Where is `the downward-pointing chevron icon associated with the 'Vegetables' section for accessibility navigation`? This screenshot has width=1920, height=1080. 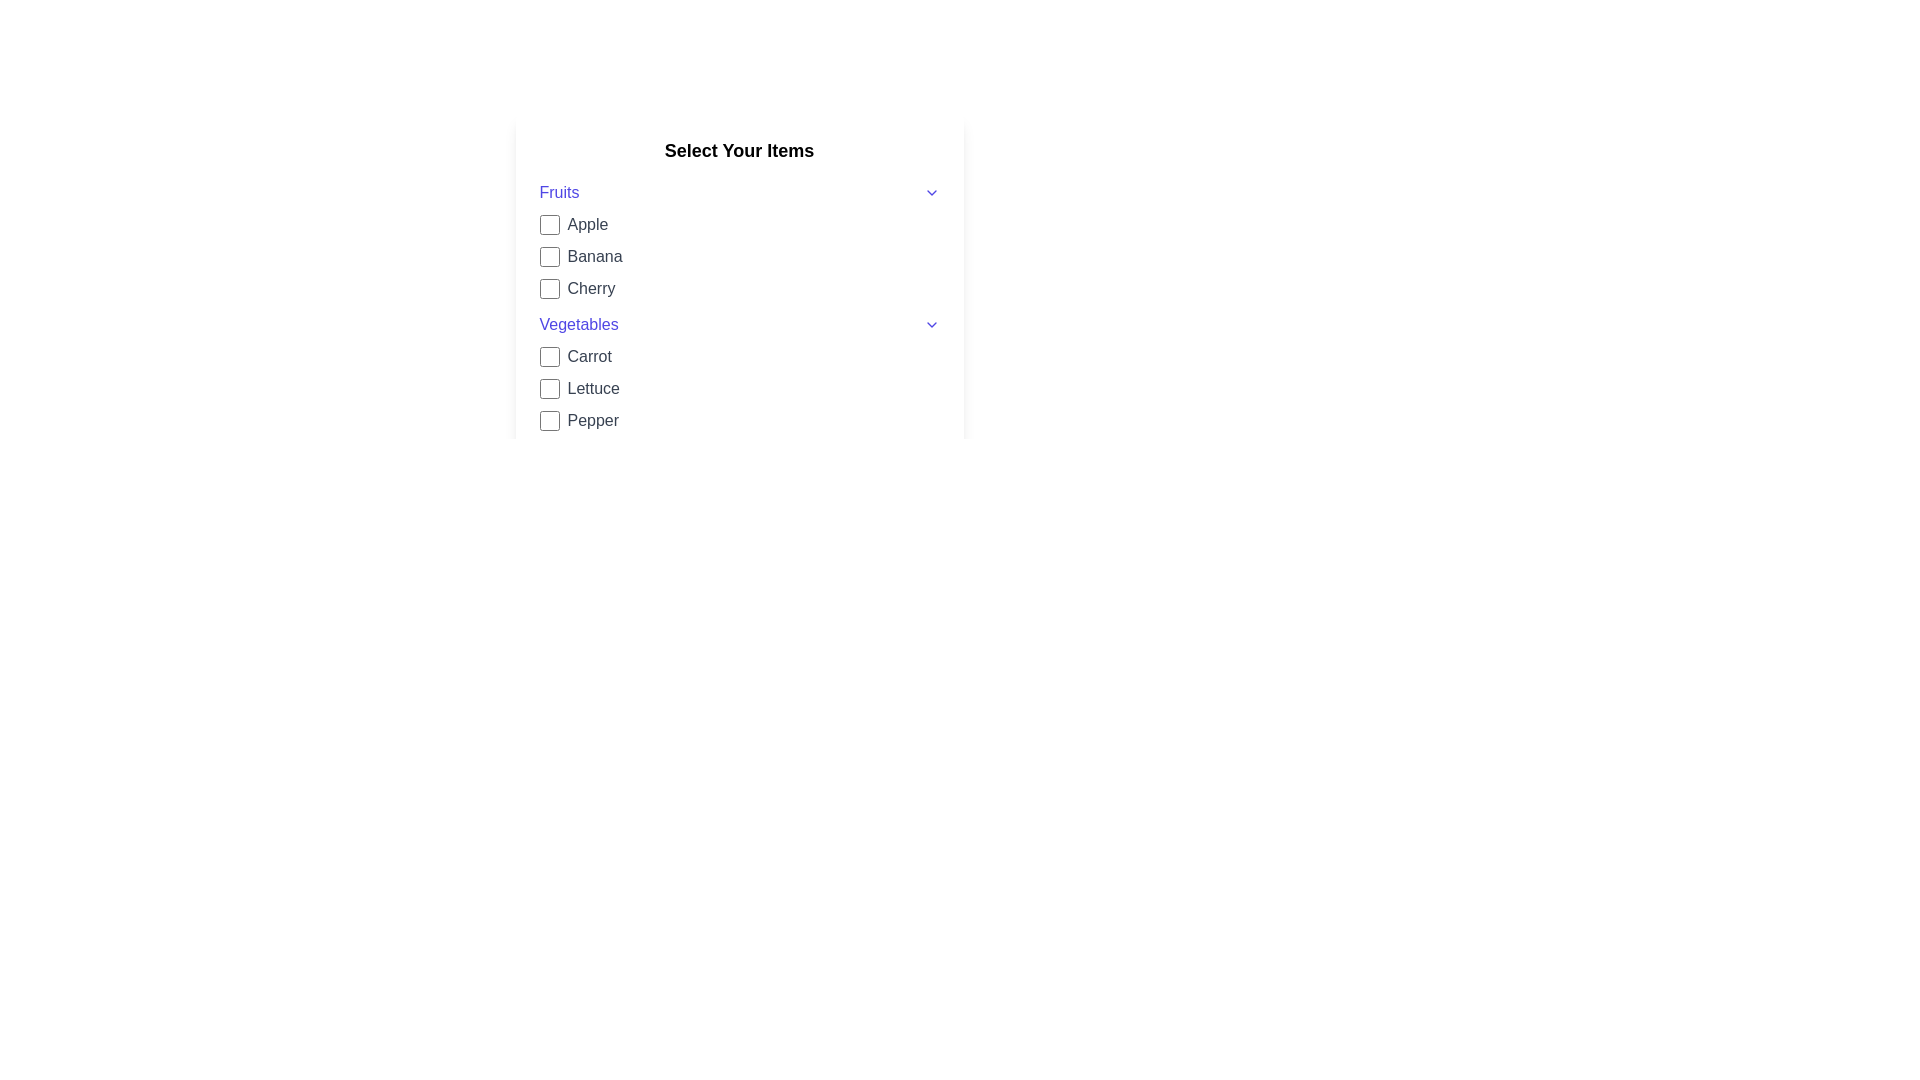
the downward-pointing chevron icon associated with the 'Vegetables' section for accessibility navigation is located at coordinates (930, 323).